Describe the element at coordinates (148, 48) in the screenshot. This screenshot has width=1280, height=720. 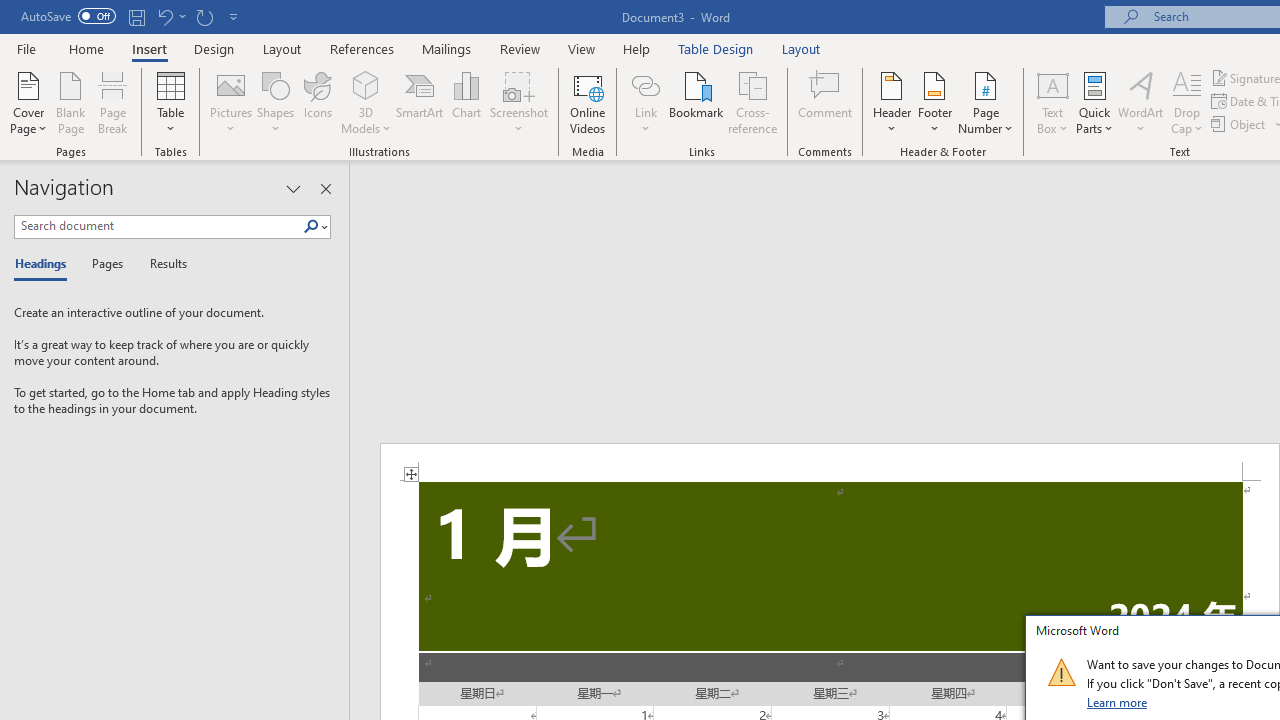
I see `'Insert'` at that location.